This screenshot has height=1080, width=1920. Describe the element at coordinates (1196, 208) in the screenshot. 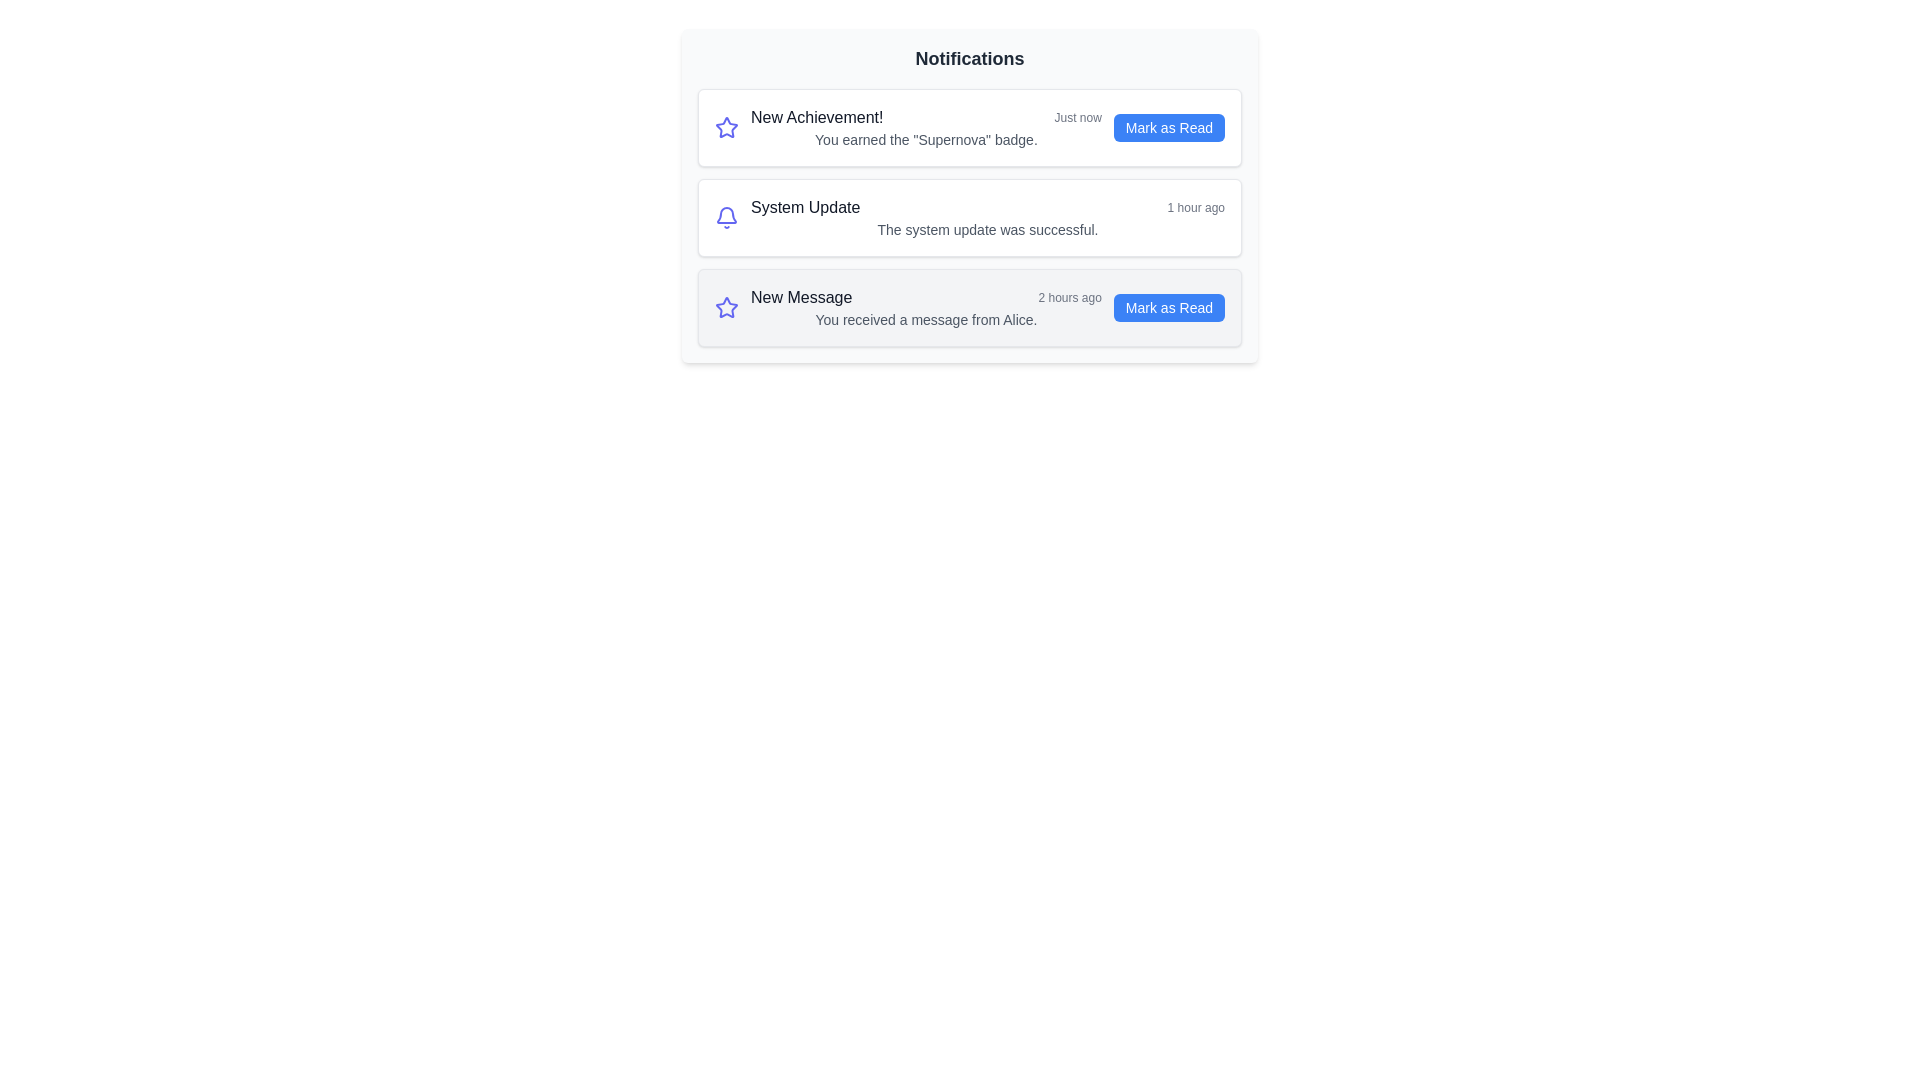

I see `the static text label displaying '1 hour ago', which is a small light gray colored text located towards the right end of the row containing the 'System Update' message` at that location.